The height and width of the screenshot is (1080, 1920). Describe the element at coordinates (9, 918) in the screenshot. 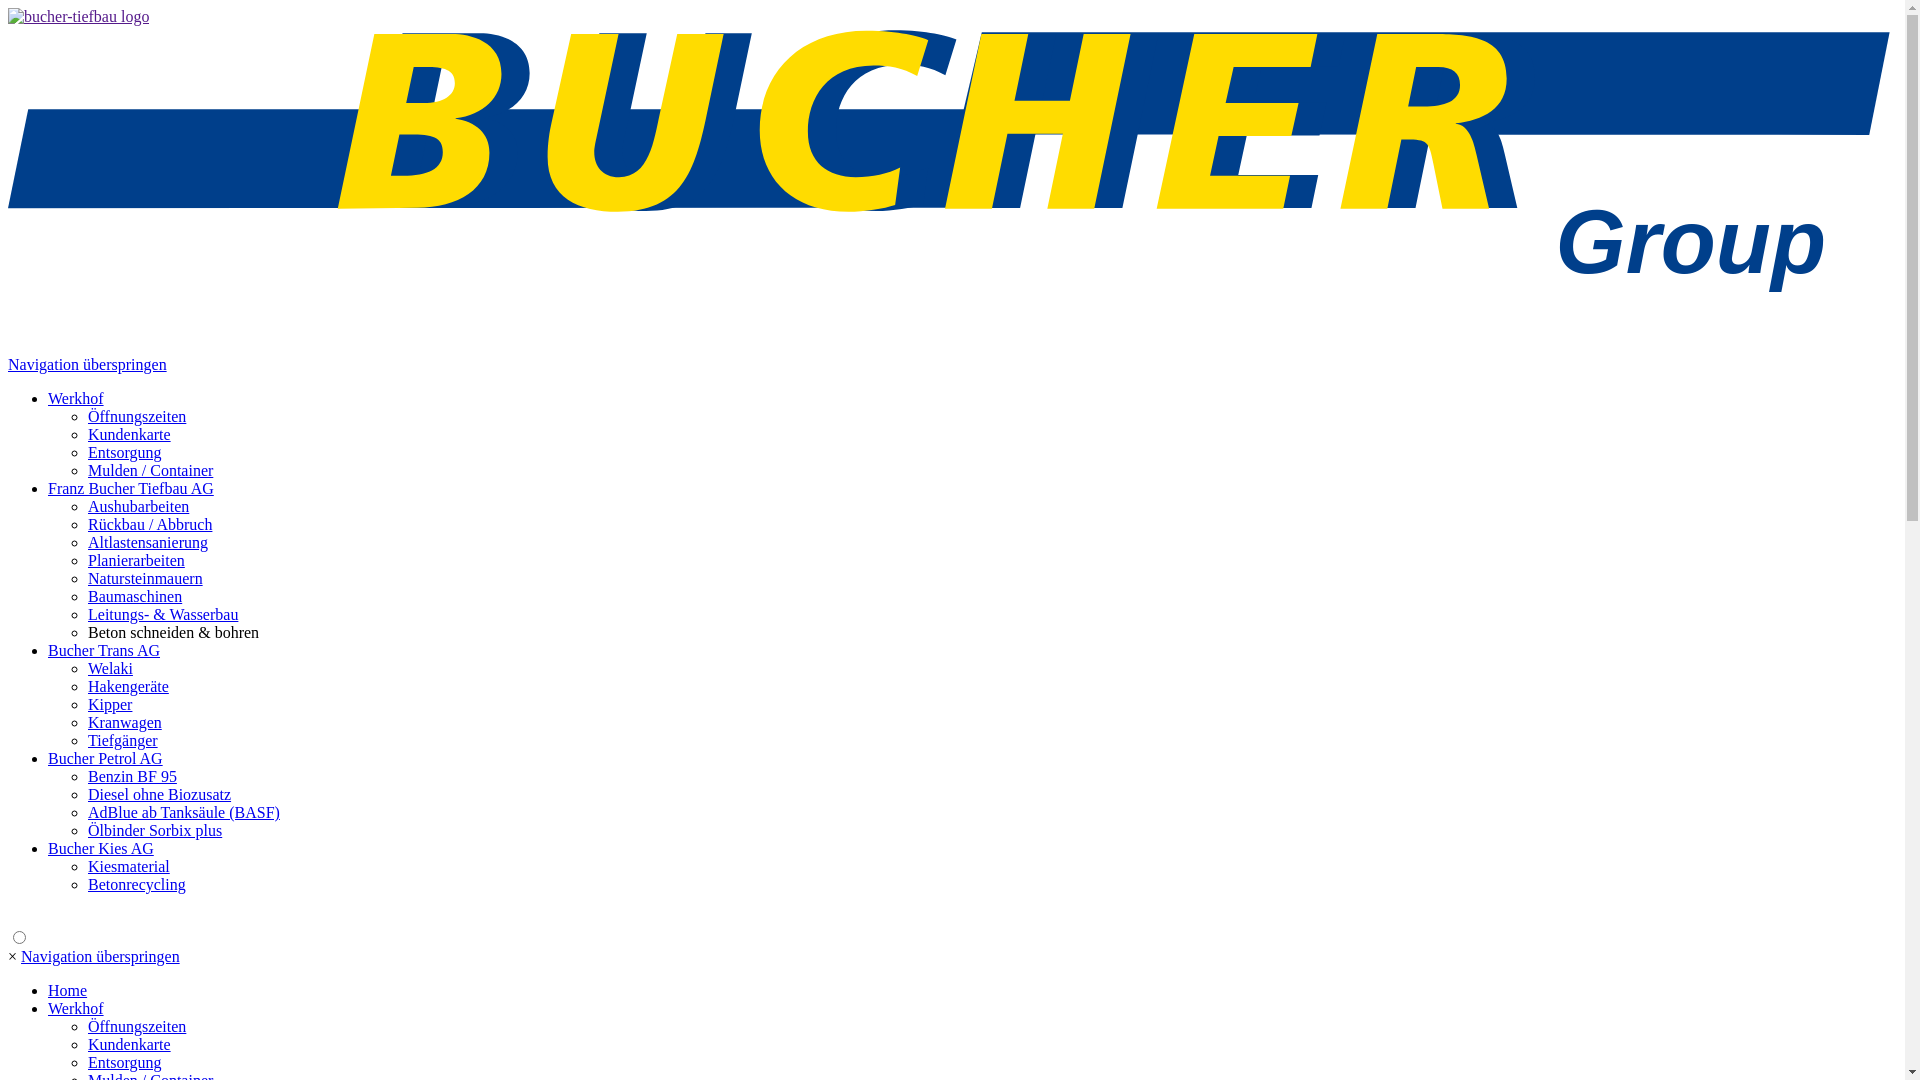

I see `' '` at that location.